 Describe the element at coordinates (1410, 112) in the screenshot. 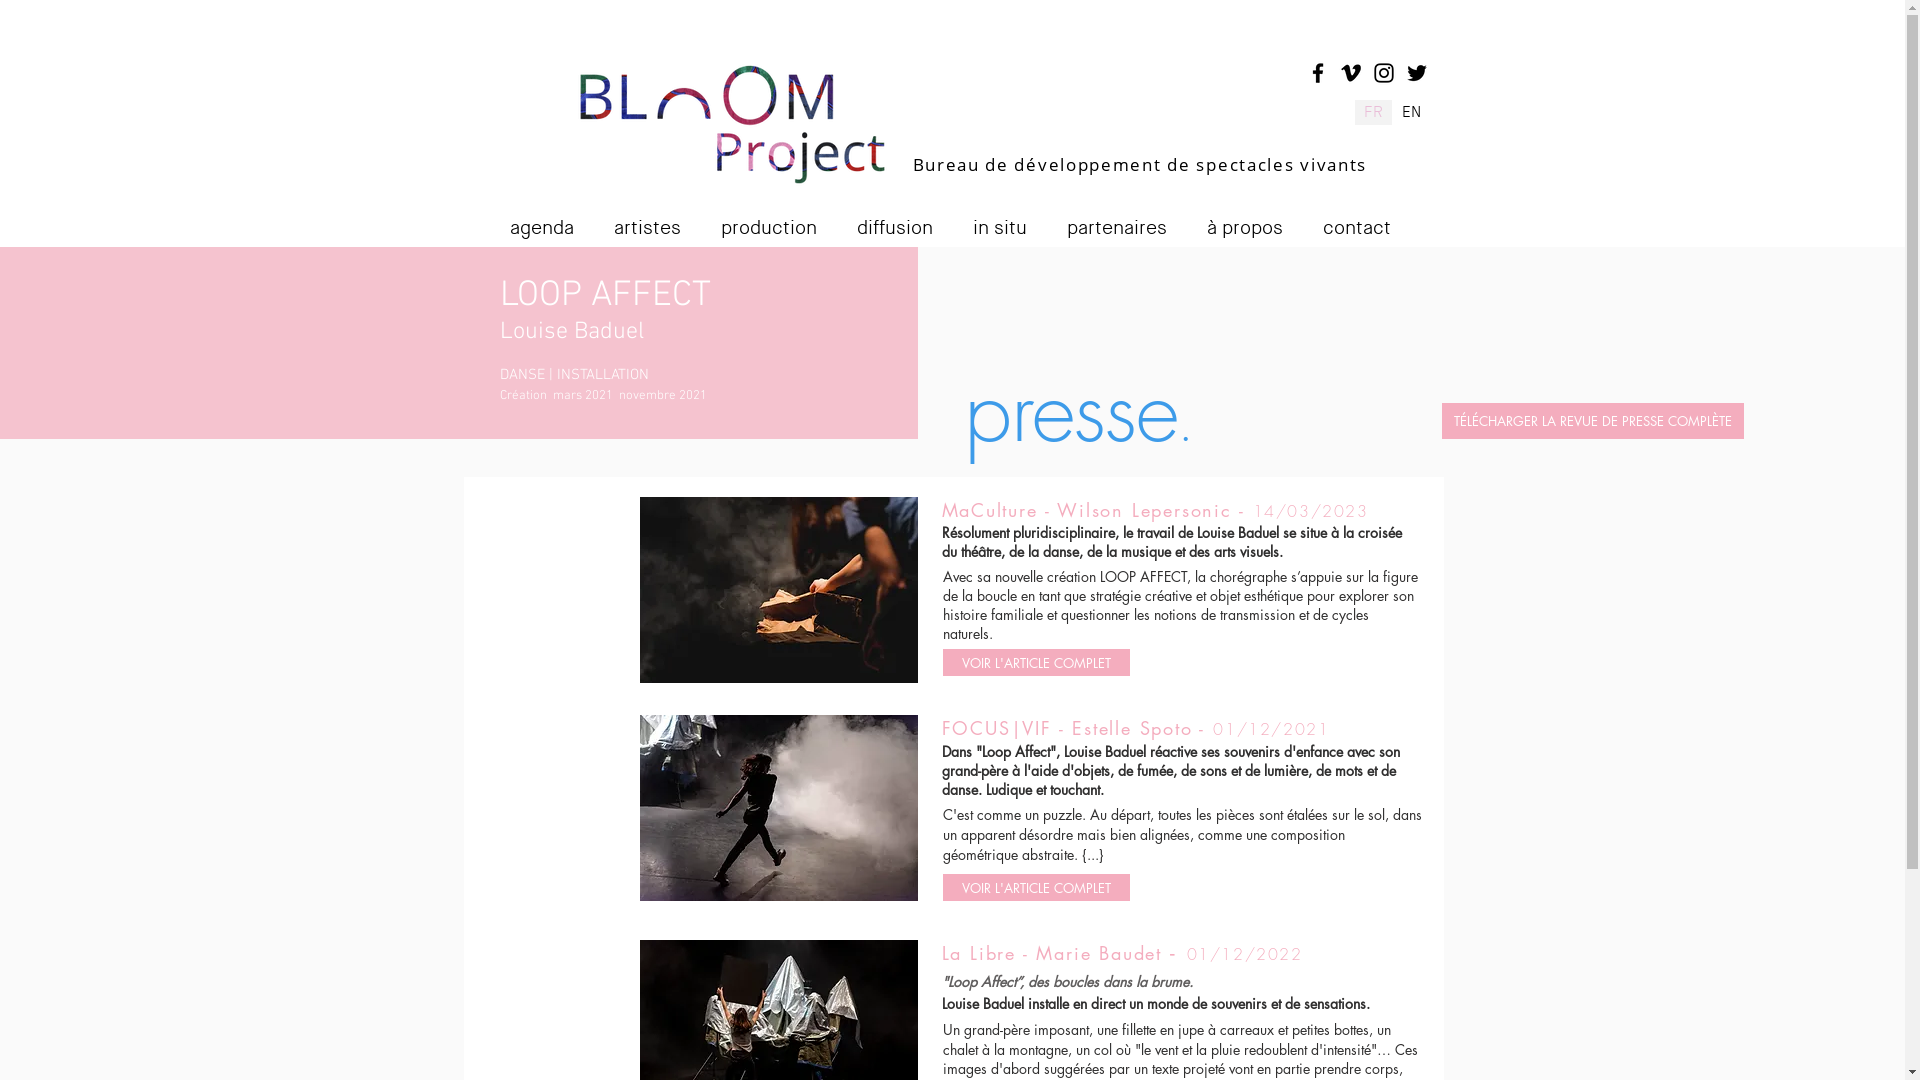

I see `'EN'` at that location.